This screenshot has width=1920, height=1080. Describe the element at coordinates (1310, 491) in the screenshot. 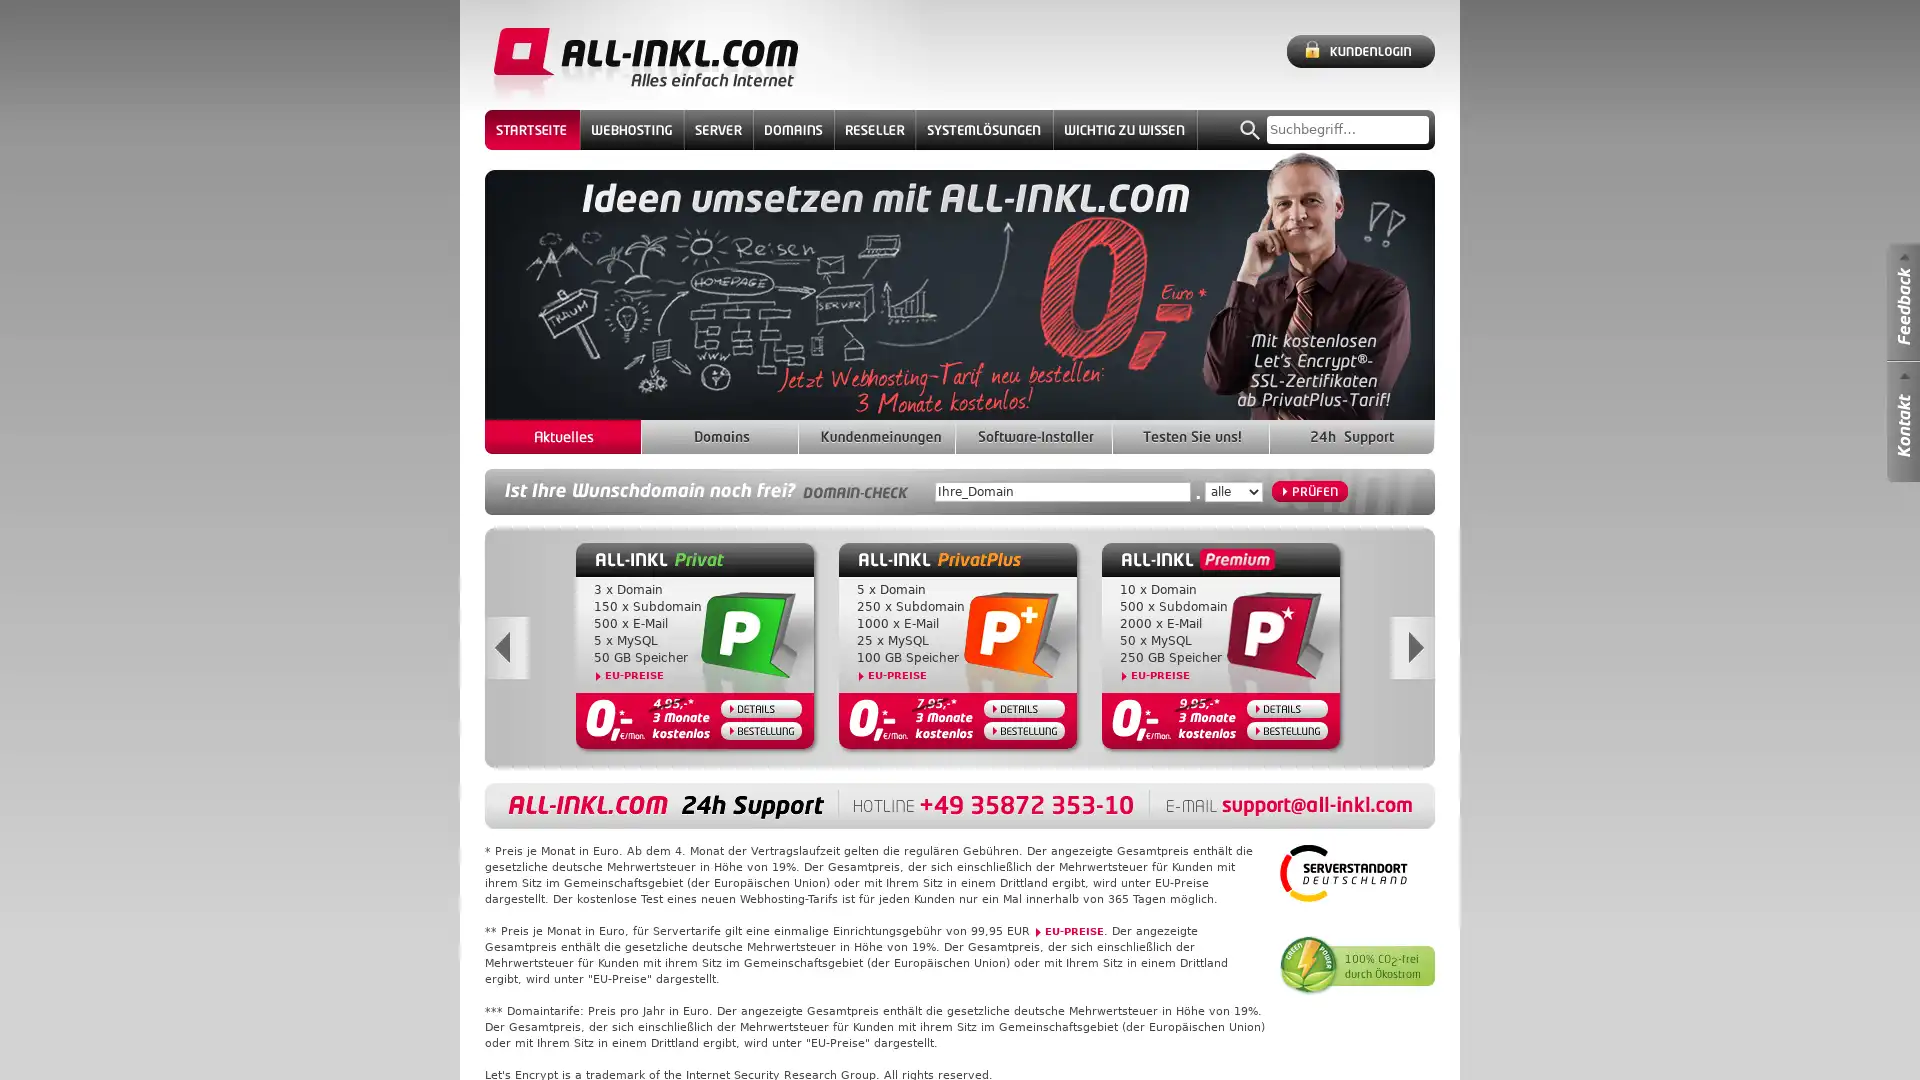

I see `Prufen` at that location.